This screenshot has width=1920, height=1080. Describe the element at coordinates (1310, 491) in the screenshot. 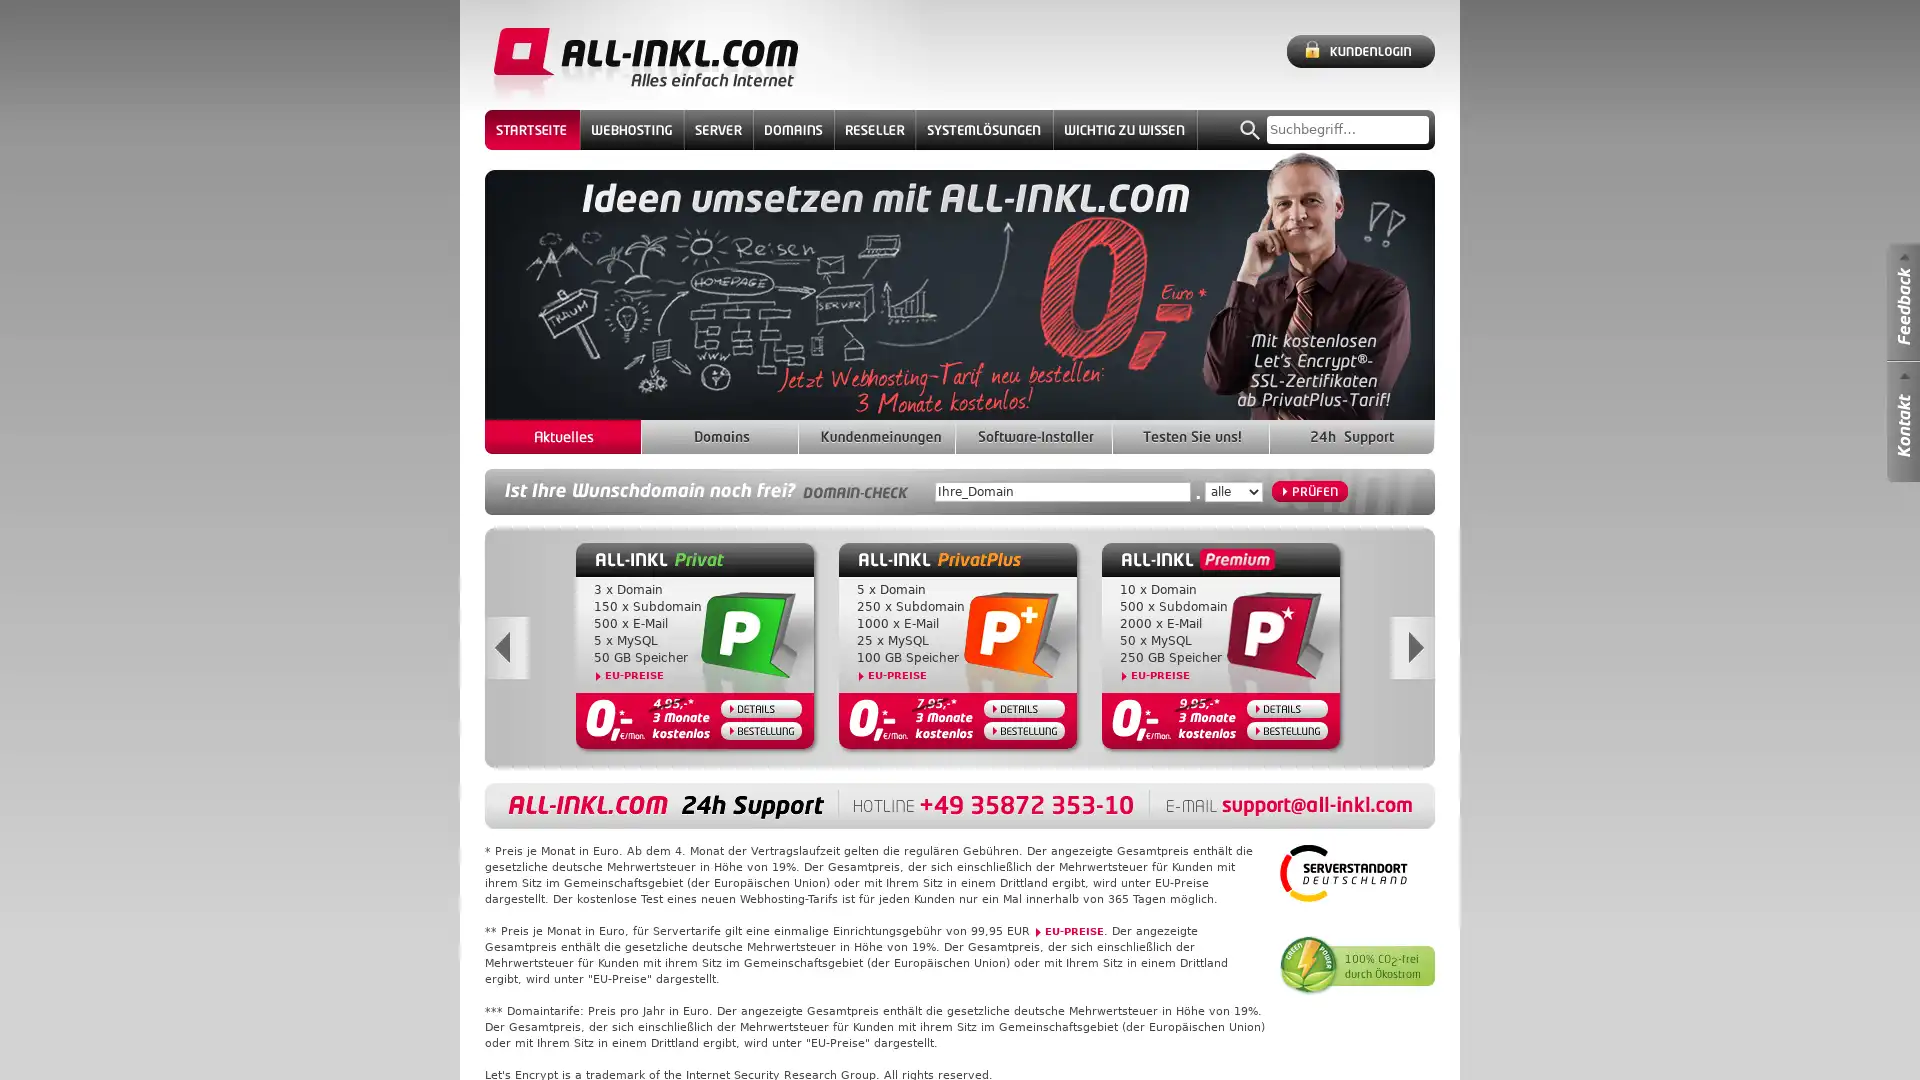

I see `Prufen` at that location.